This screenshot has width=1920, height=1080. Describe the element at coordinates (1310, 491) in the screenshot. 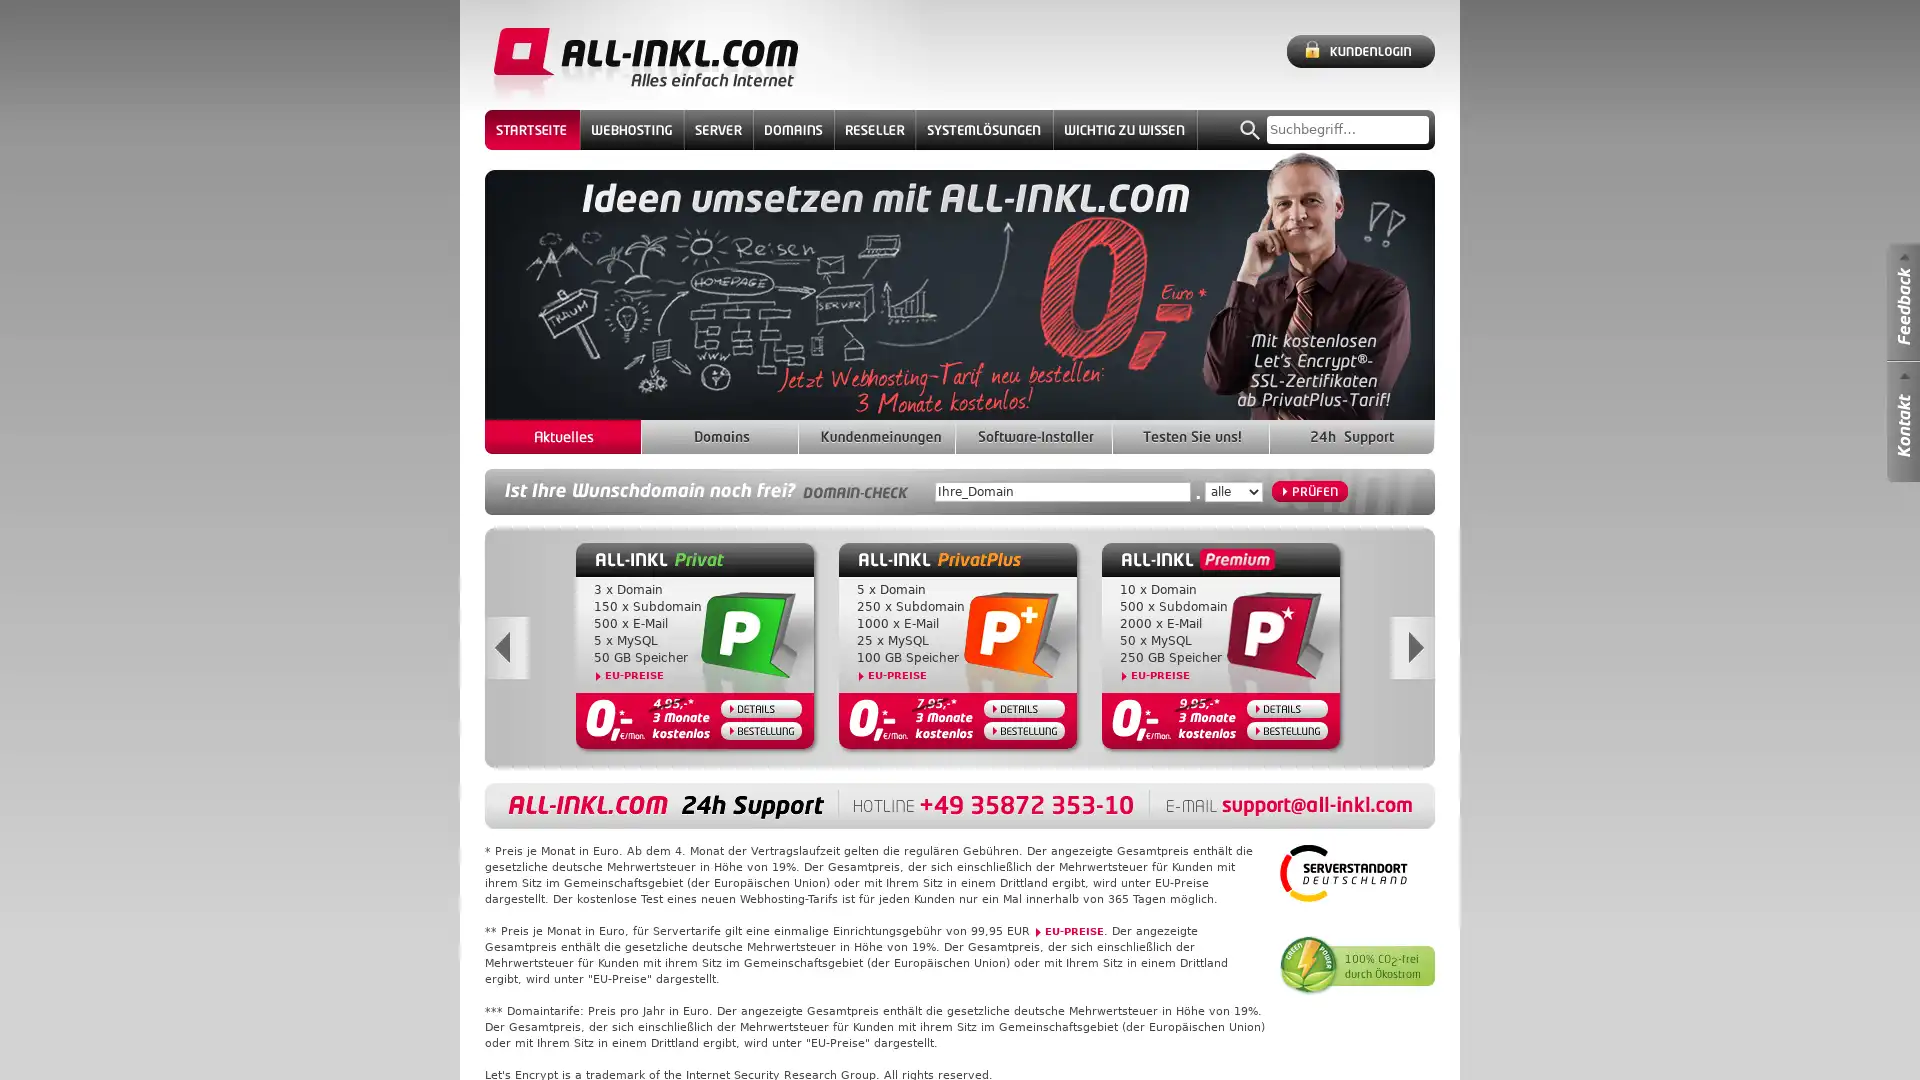

I see `Prufen` at that location.